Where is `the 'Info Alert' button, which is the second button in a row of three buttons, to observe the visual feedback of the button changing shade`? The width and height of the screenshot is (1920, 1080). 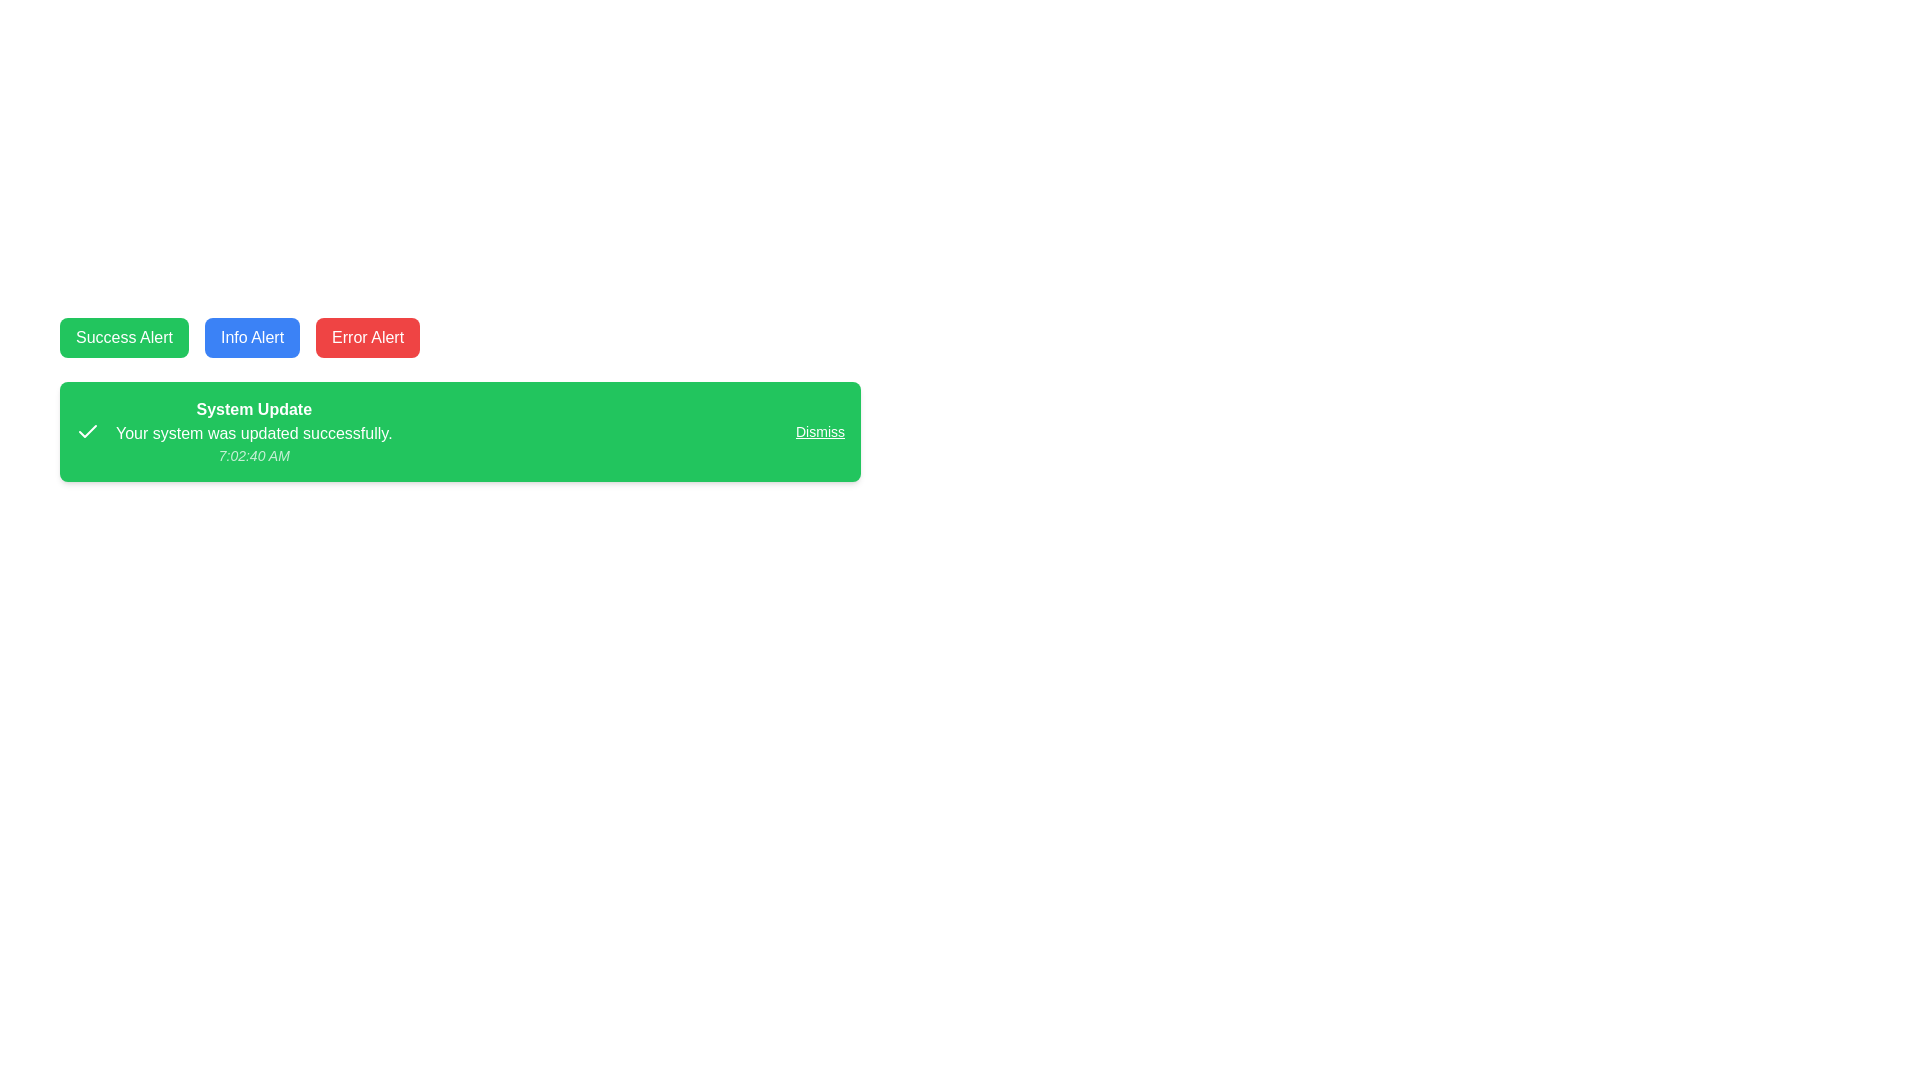 the 'Info Alert' button, which is the second button in a row of three buttons, to observe the visual feedback of the button changing shade is located at coordinates (251, 337).